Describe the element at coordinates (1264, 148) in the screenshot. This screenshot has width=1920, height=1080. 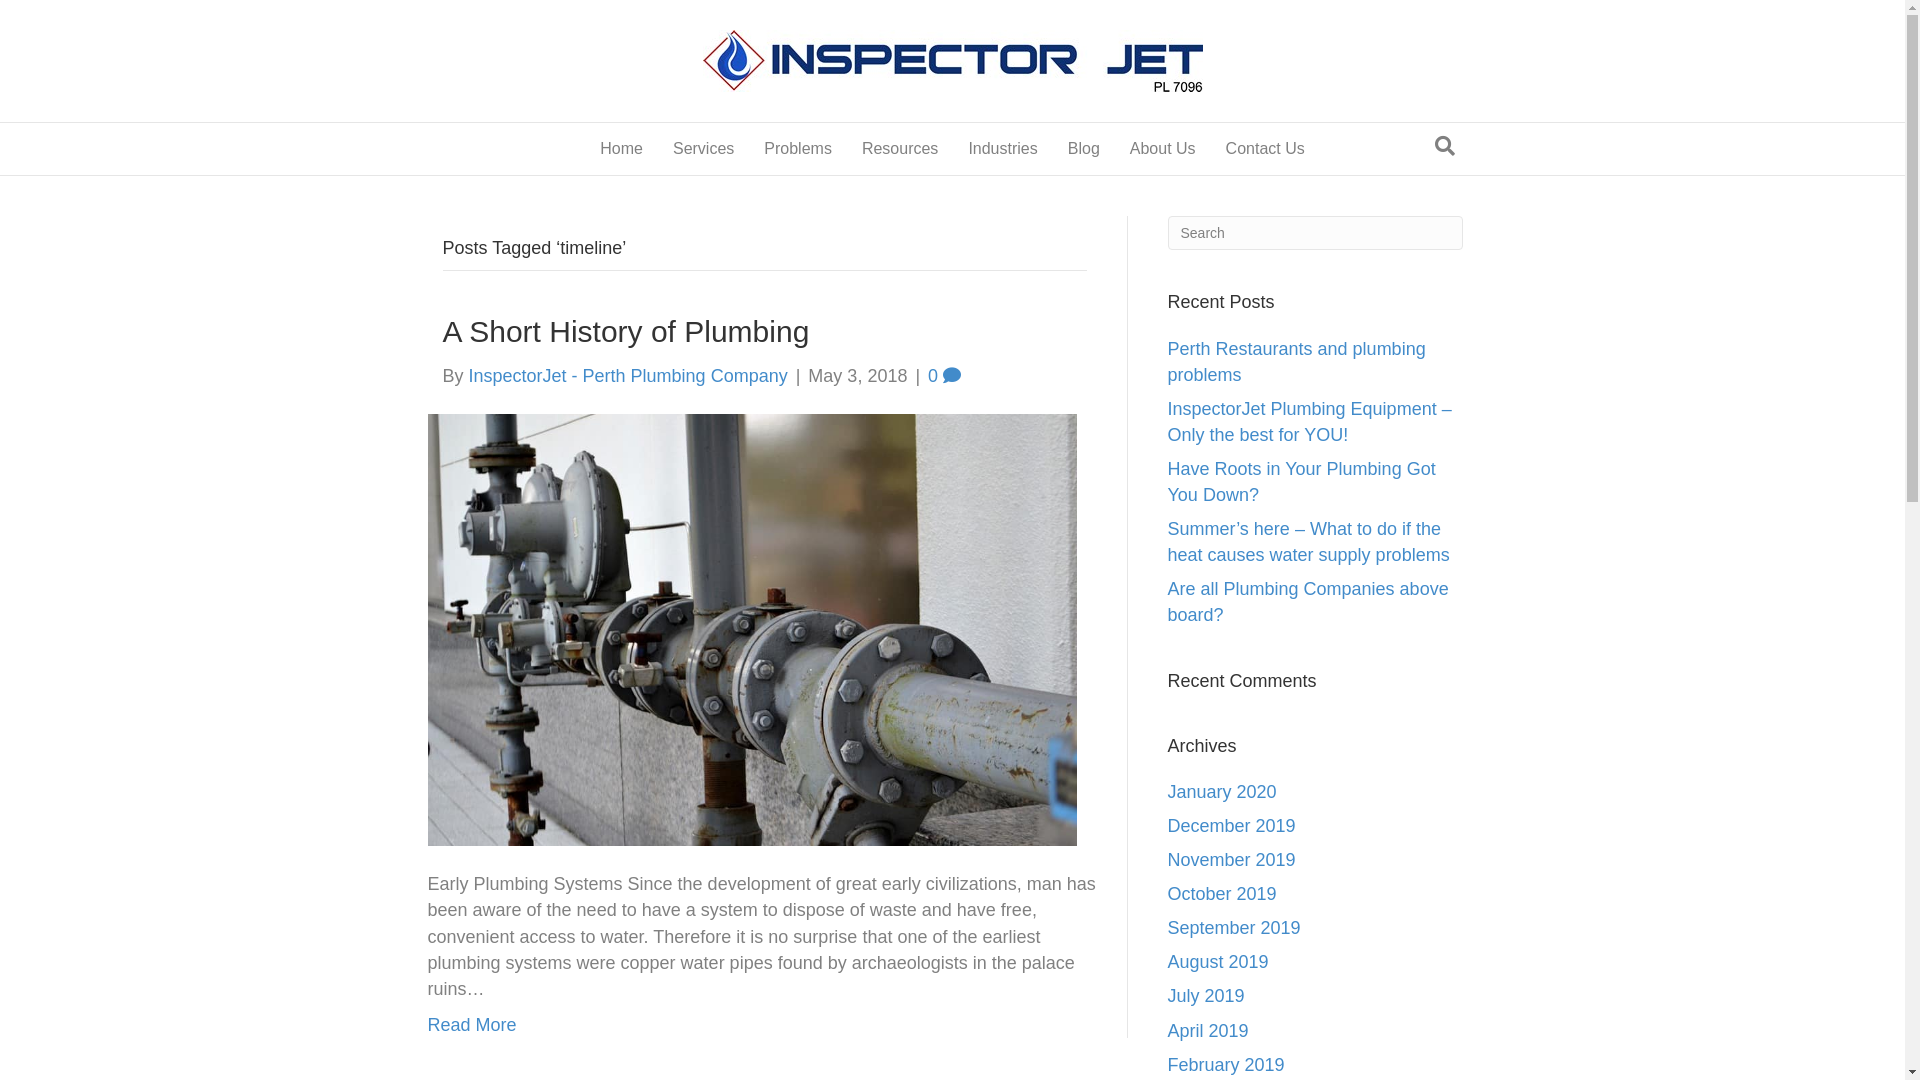
I see `'Contact Us'` at that location.